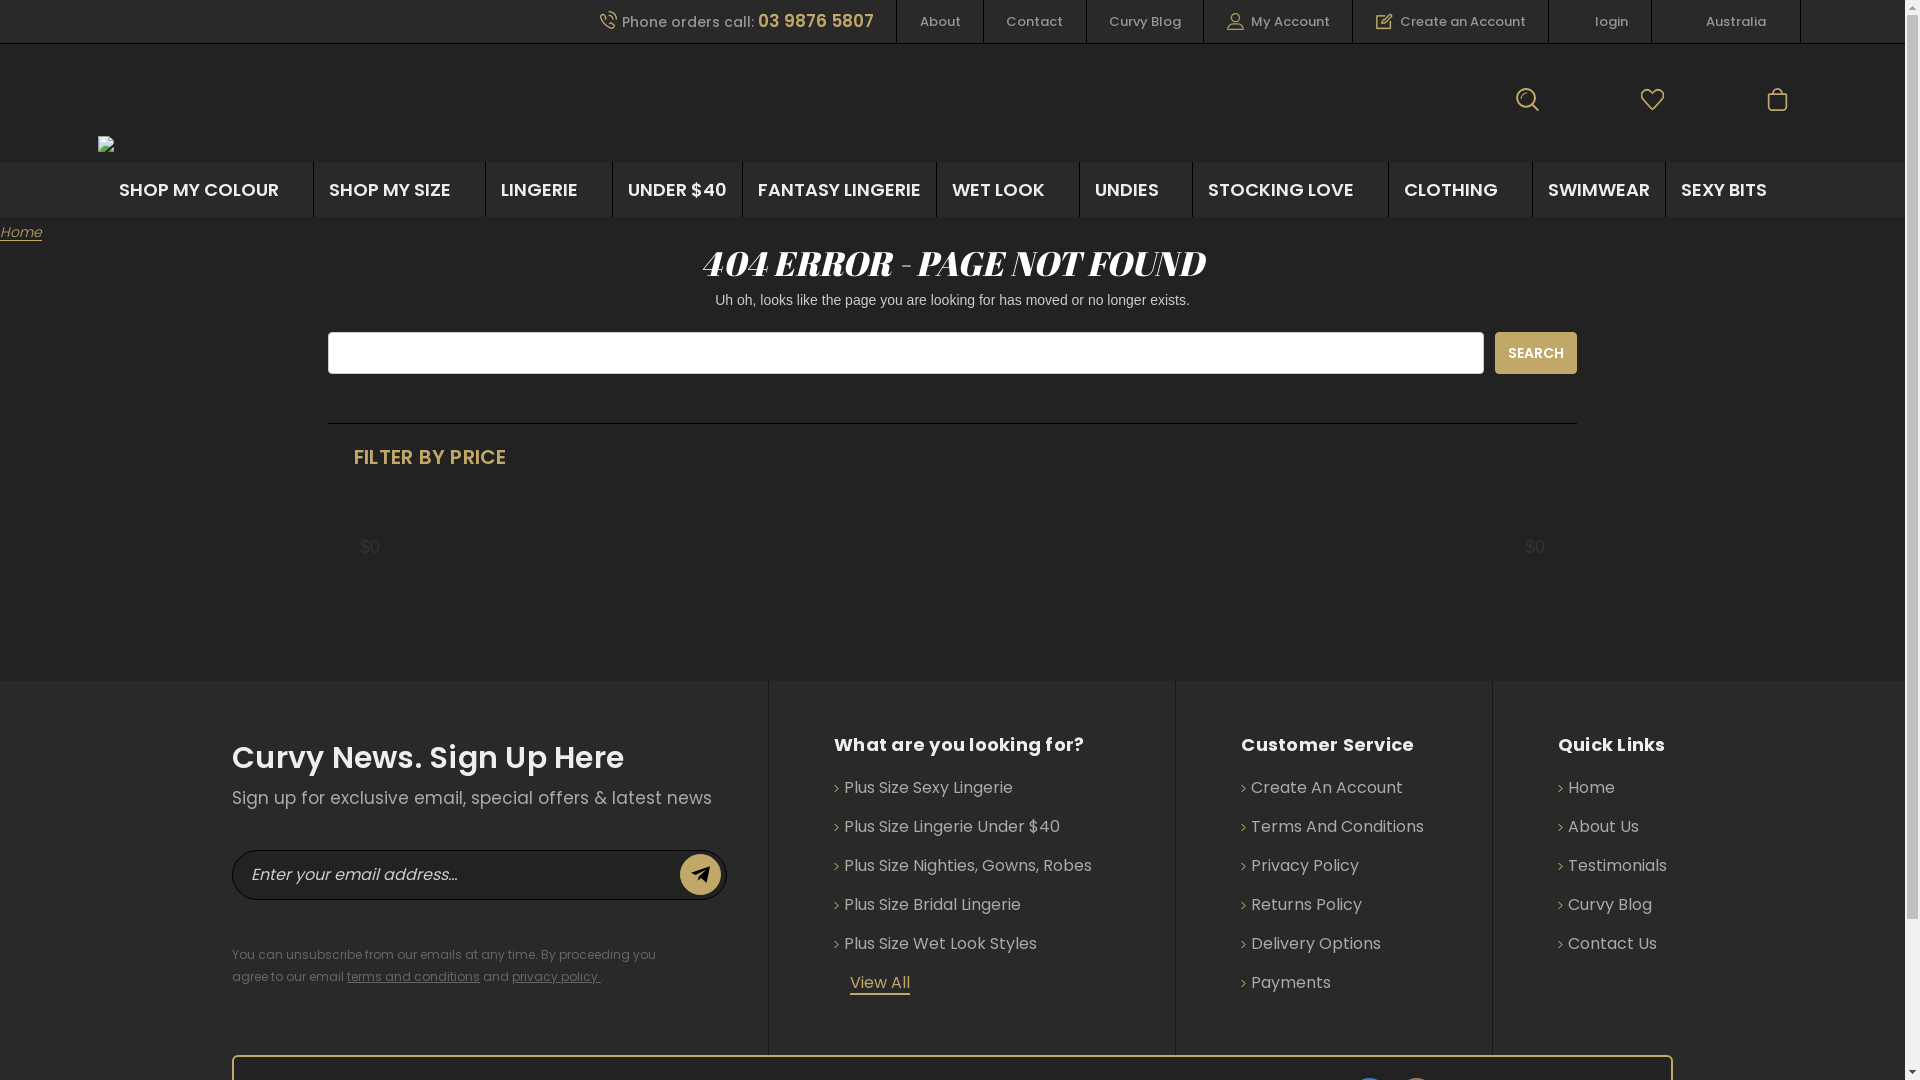 Image resolution: width=1920 pixels, height=1080 pixels. Describe the element at coordinates (1725, 21) in the screenshot. I see `'Australia'` at that location.